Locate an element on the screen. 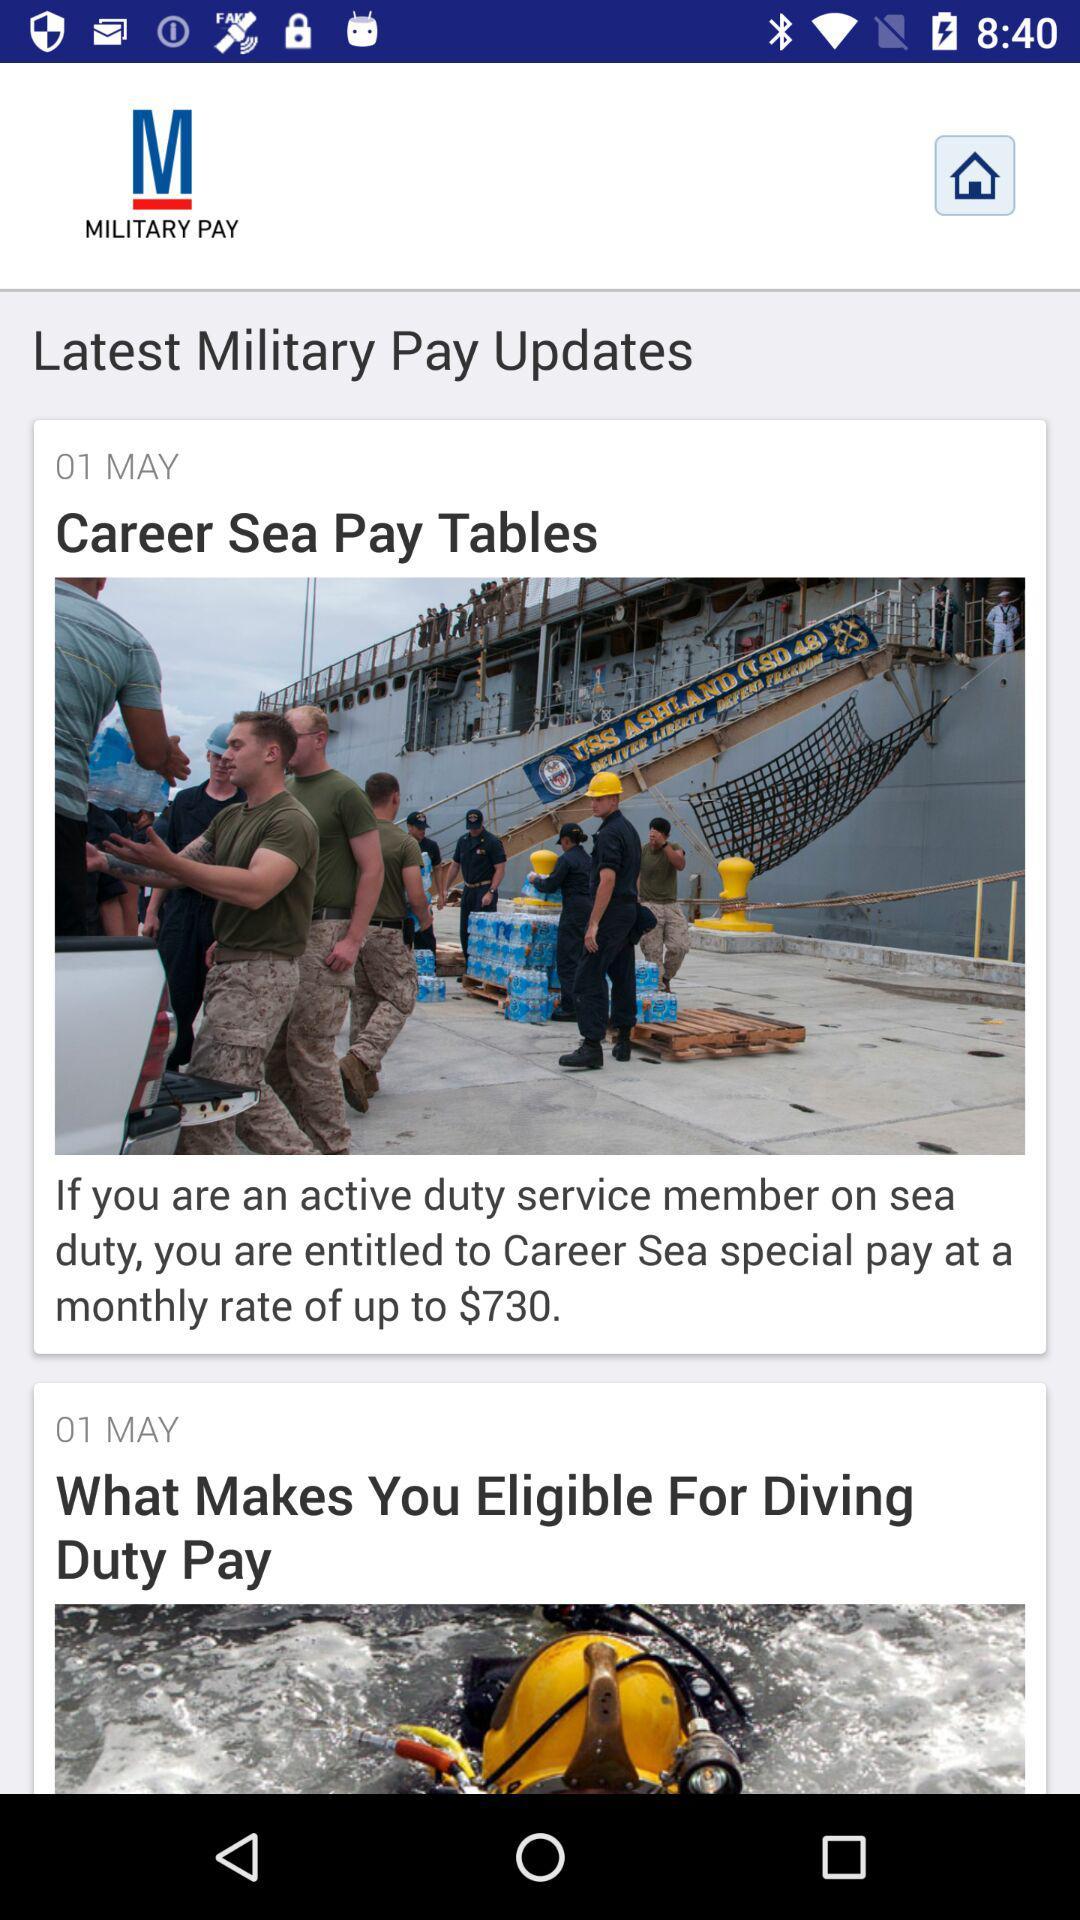 This screenshot has height=1920, width=1080. main page is located at coordinates (161, 175).